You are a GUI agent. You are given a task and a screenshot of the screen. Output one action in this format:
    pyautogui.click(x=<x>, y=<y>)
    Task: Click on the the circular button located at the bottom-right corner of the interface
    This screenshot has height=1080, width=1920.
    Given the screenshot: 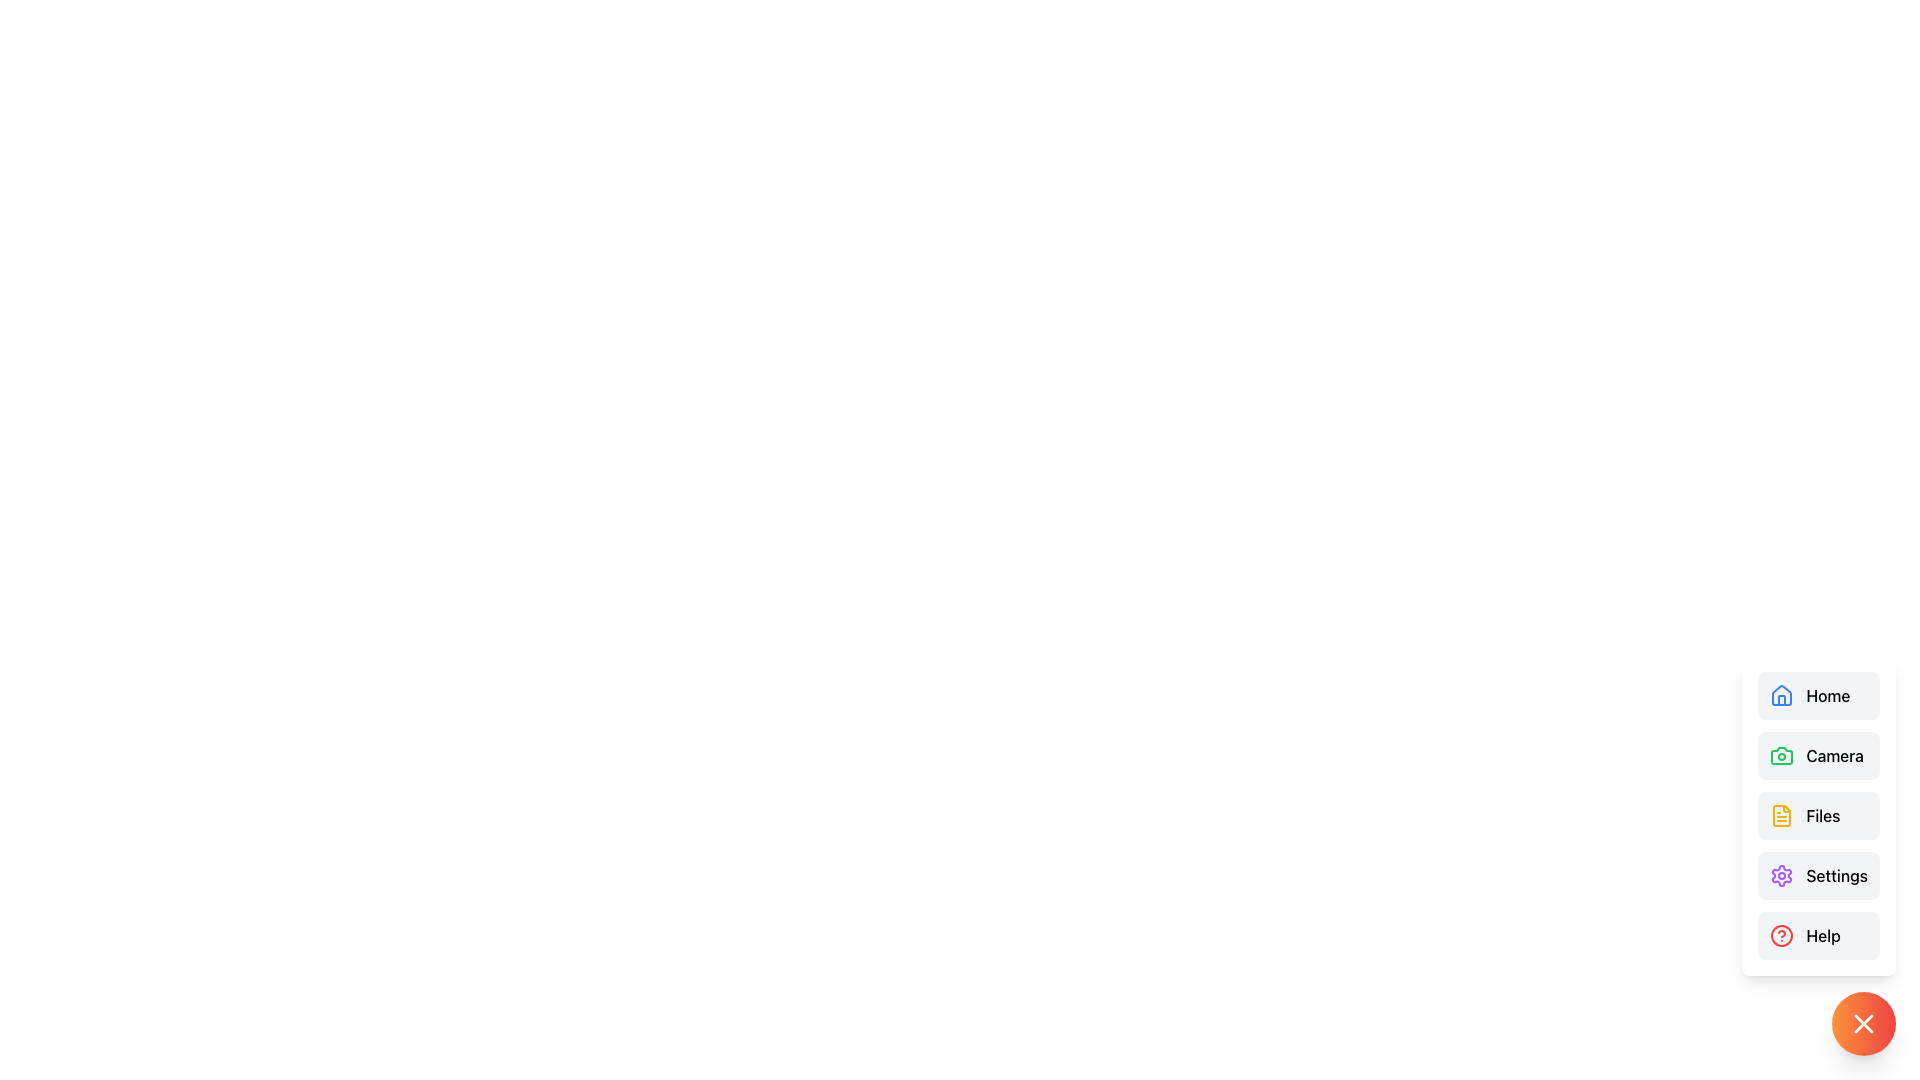 What is the action you would take?
    pyautogui.click(x=1862, y=1023)
    